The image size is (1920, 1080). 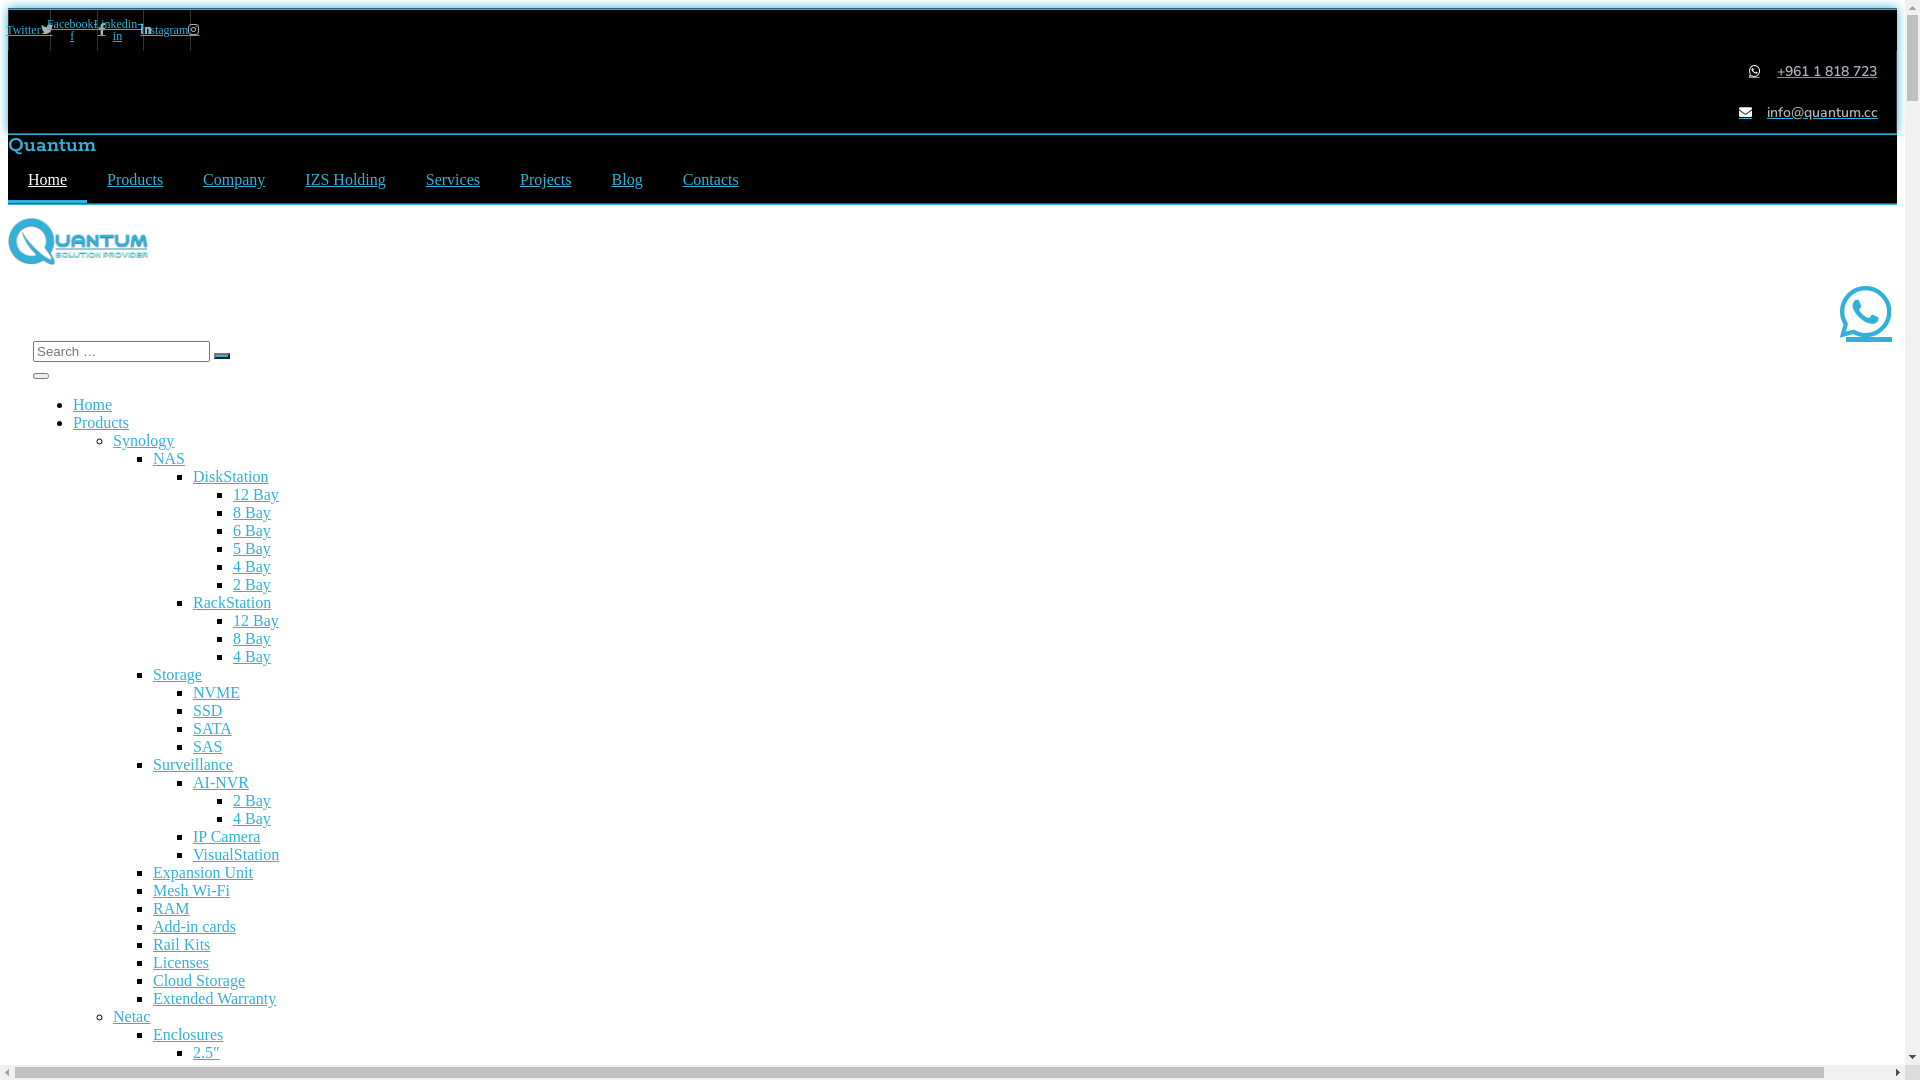 What do you see at coordinates (194, 926) in the screenshot?
I see `'Add-in cards'` at bounding box center [194, 926].